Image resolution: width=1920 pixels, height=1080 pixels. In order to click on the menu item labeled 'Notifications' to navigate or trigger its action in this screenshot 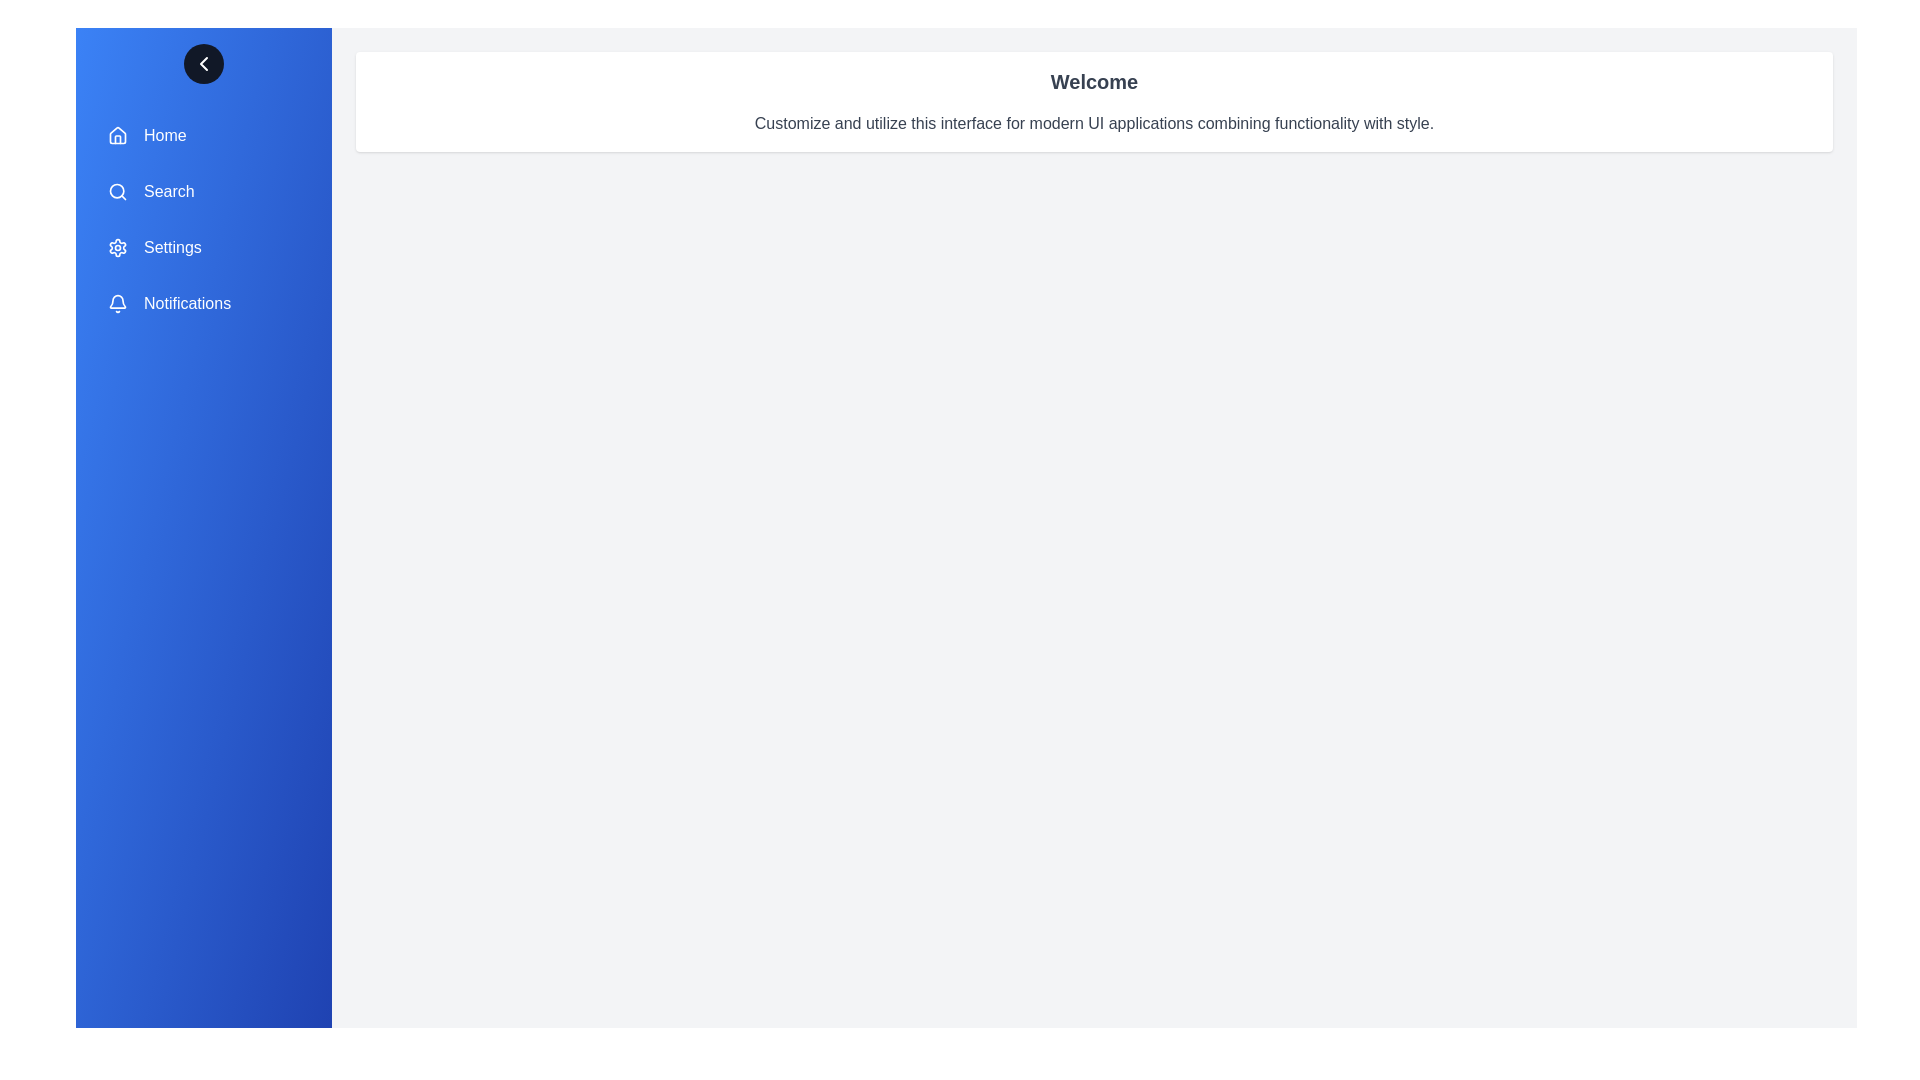, I will do `click(203, 304)`.